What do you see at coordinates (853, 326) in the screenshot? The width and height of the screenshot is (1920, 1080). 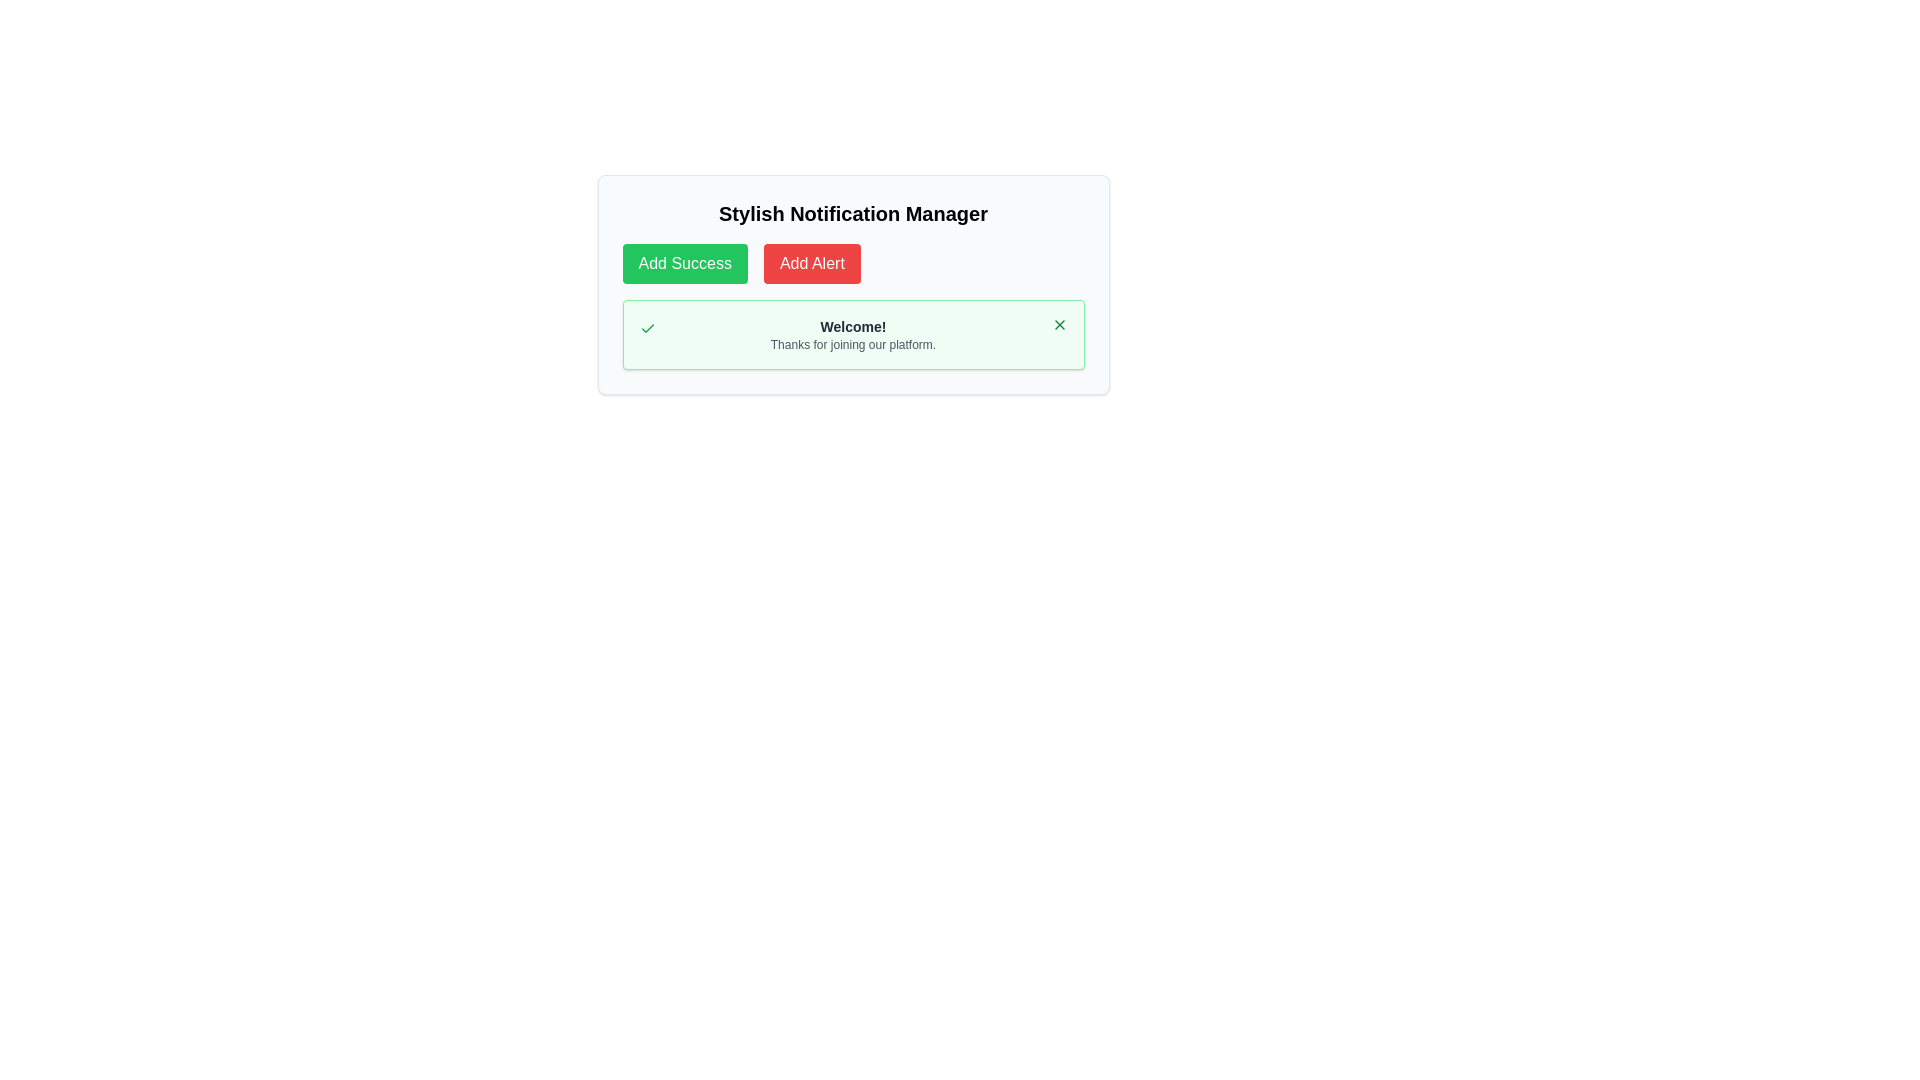 I see `the welcoming message text in the notification box titled 'Thanks for joining our platform'` at bounding box center [853, 326].